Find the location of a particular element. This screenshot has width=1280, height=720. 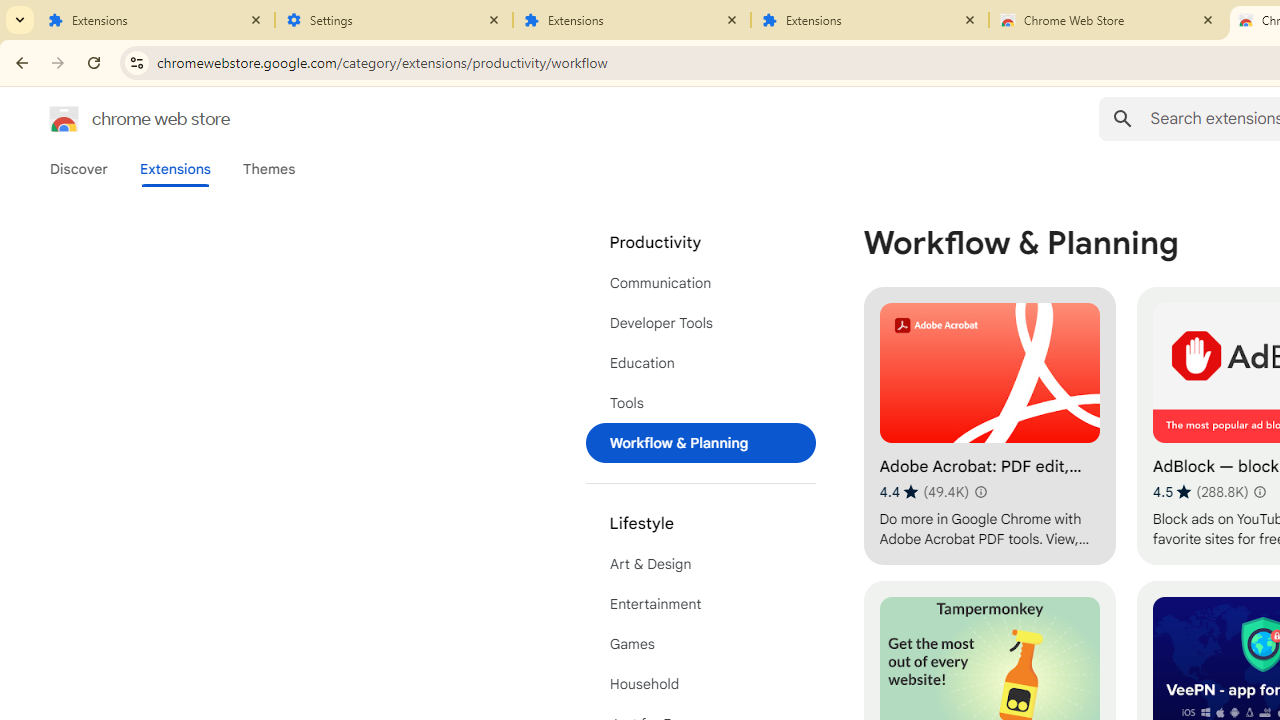

'Communication' is located at coordinates (700, 282).